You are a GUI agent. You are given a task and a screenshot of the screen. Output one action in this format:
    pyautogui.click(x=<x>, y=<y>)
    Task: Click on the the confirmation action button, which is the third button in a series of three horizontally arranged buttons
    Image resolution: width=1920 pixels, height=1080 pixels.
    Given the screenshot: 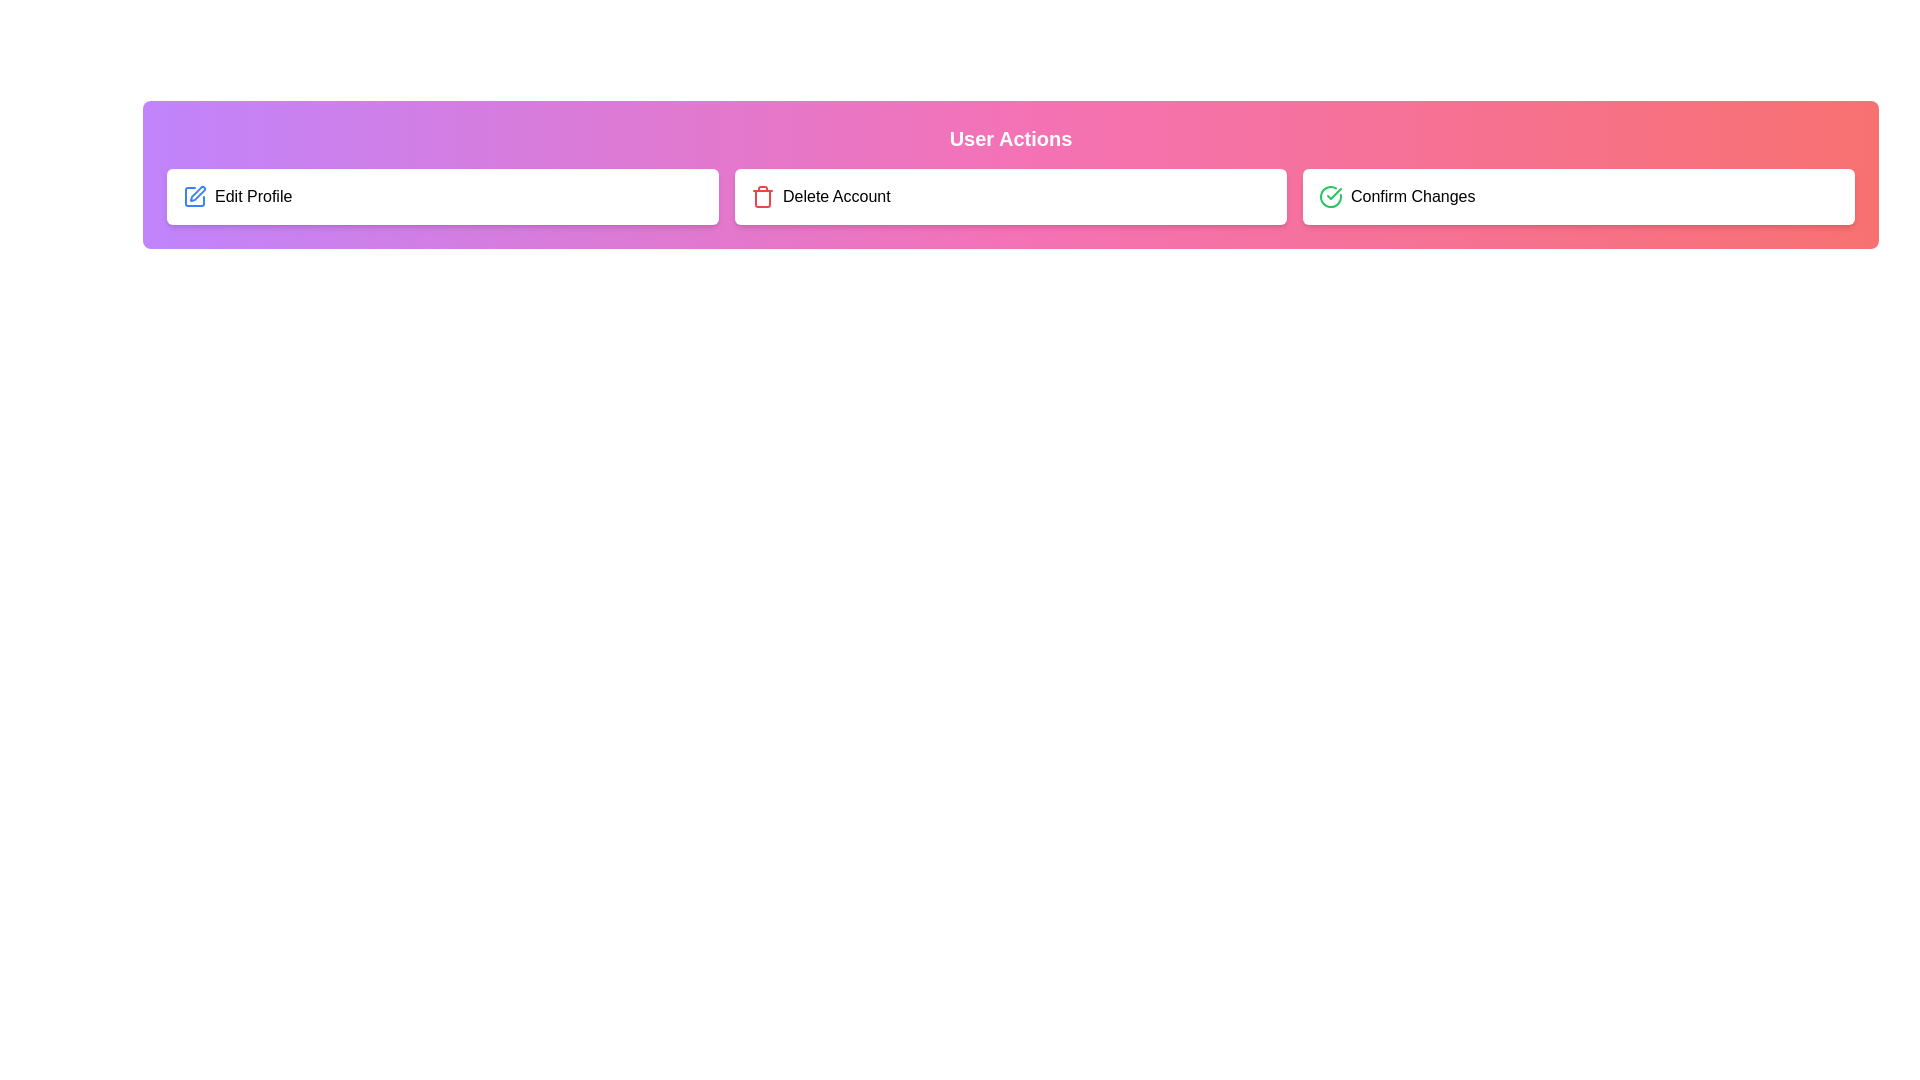 What is the action you would take?
    pyautogui.click(x=1578, y=196)
    